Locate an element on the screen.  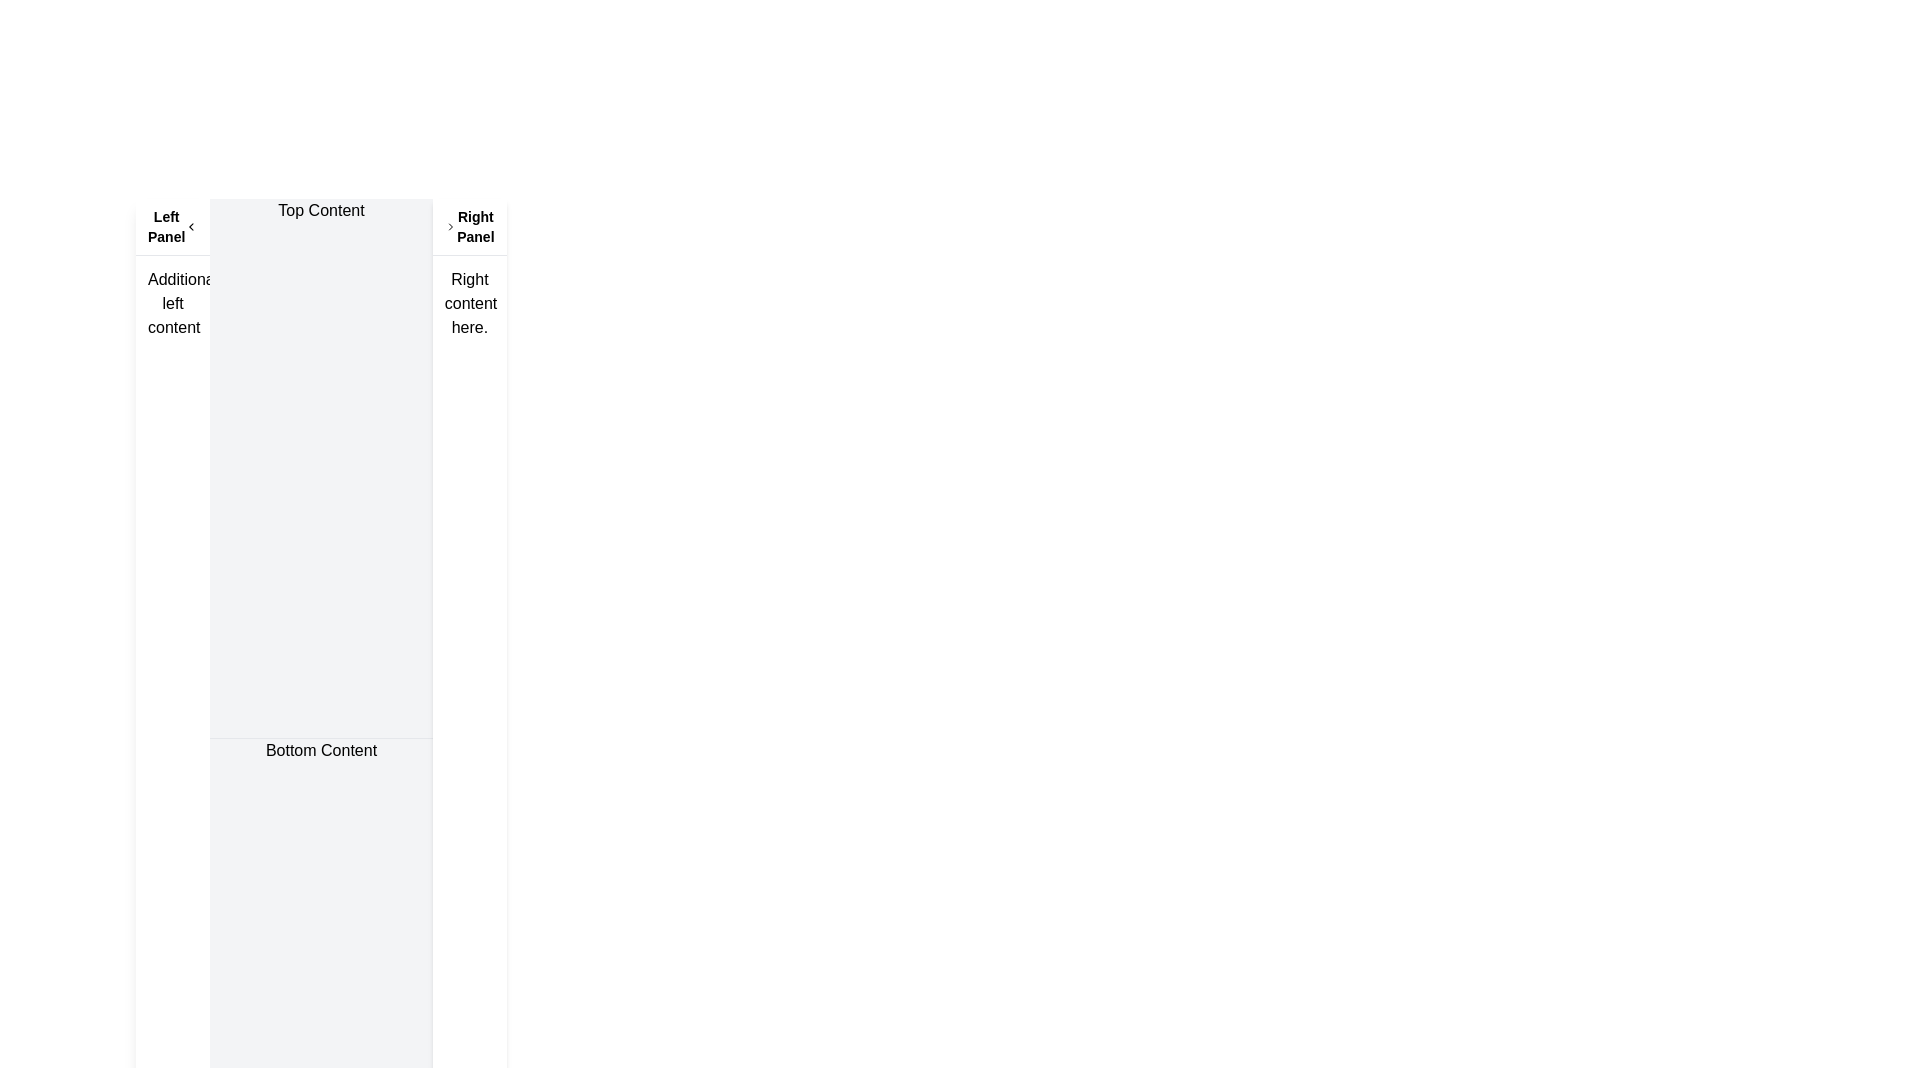
the arrow icon located to the left of the 'Right Panel' header to expand or collapse the associated panel is located at coordinates (468, 226).